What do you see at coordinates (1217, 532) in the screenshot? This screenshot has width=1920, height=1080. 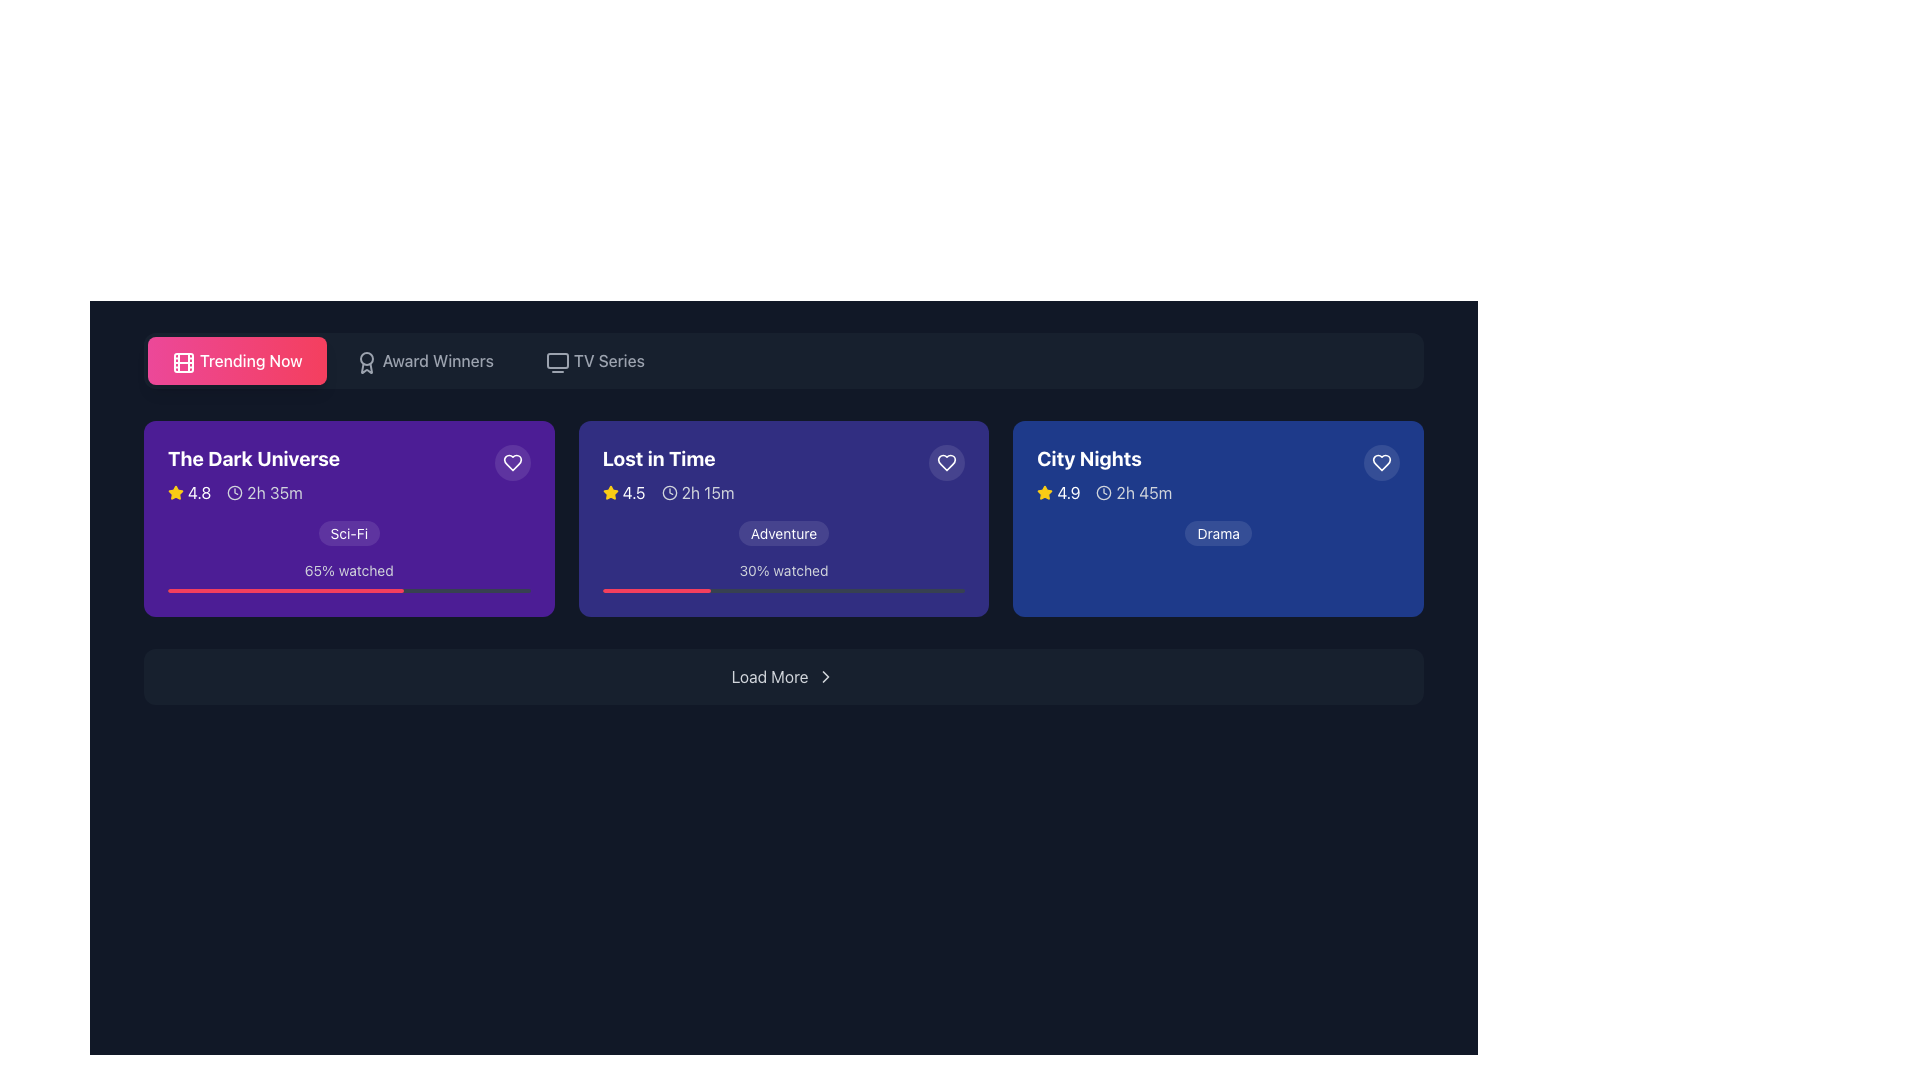 I see `the 'Drama' label, which is a small, pill-shaped label with a semi-transparent light background, found within the 'City Nights' movie card` at bounding box center [1217, 532].